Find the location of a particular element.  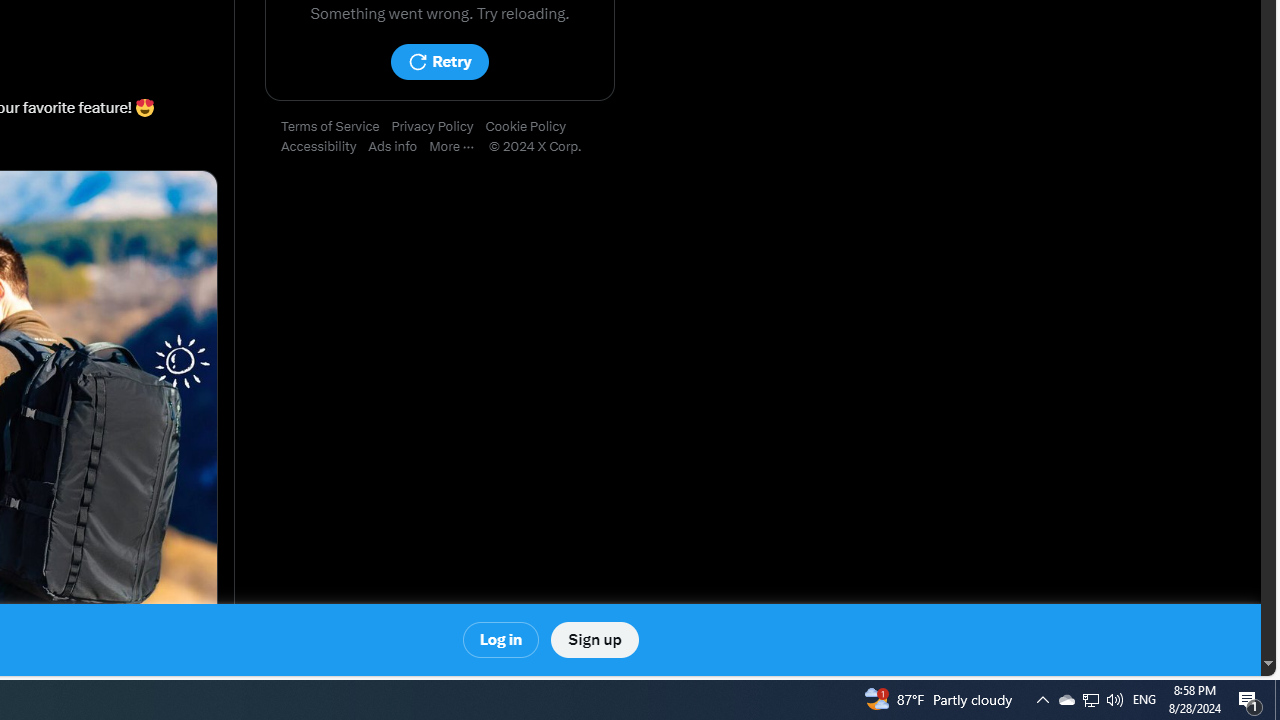

'Privacy Policy' is located at coordinates (437, 127).